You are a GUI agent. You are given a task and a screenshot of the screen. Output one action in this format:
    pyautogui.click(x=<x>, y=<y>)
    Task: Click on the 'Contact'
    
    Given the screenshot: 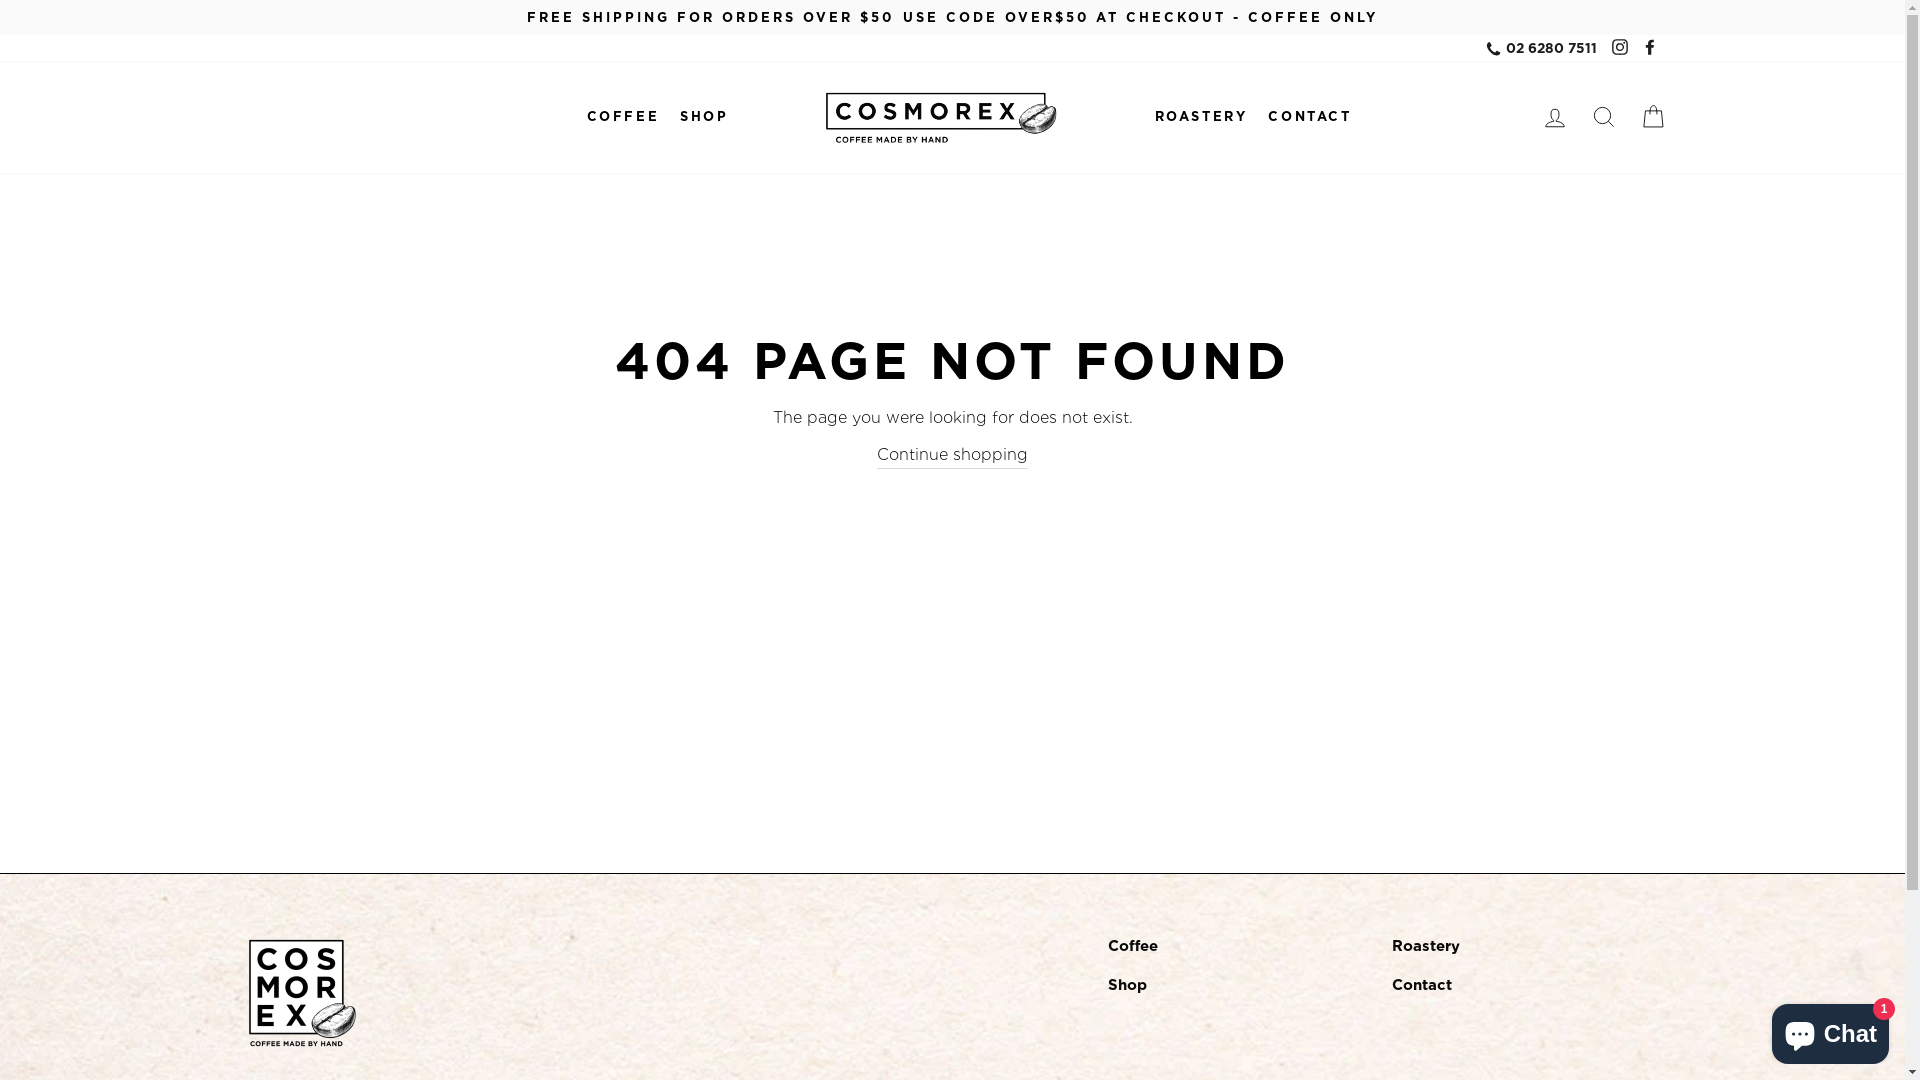 What is the action you would take?
    pyautogui.click(x=1391, y=984)
    